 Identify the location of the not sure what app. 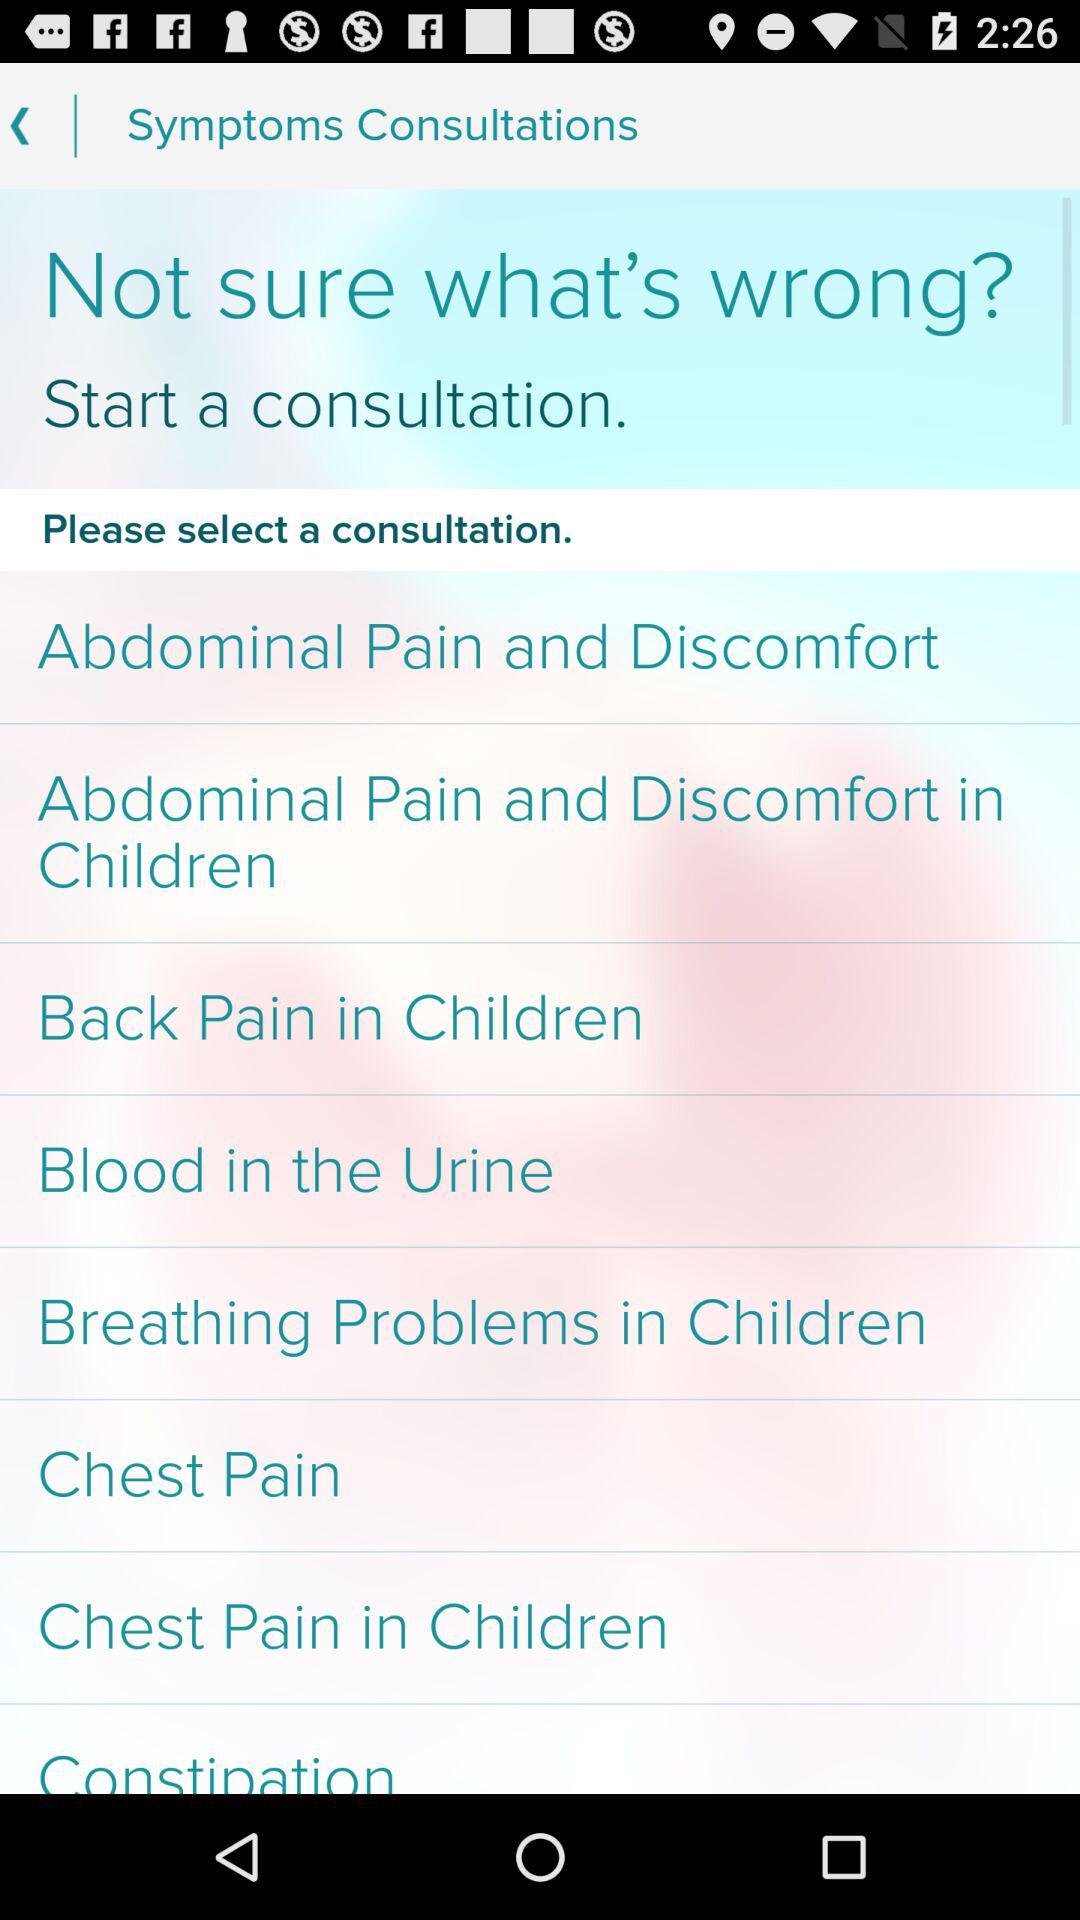
(540, 286).